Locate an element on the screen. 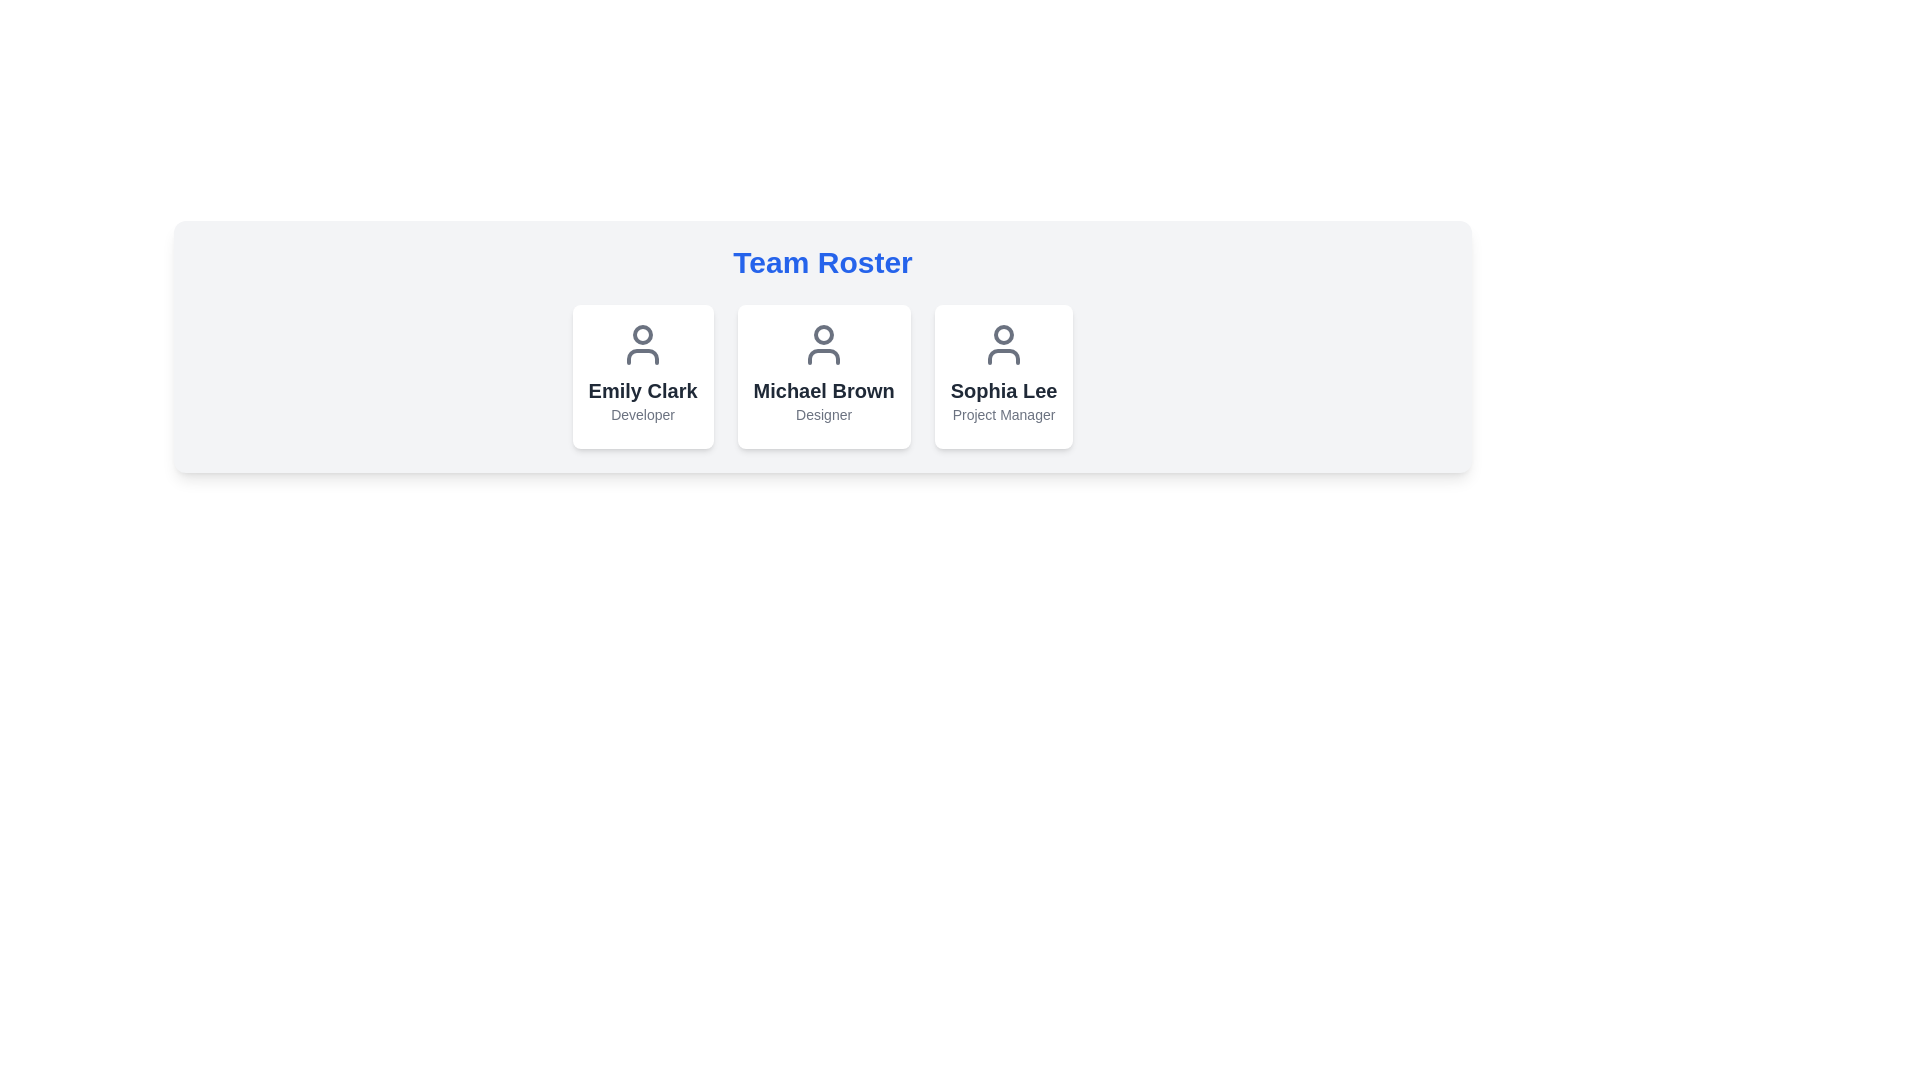 Image resolution: width=1920 pixels, height=1080 pixels. the user icon representing Emily Clark, which is a minimalist gray circular head above the text 'Emily Clark' is located at coordinates (643, 343).